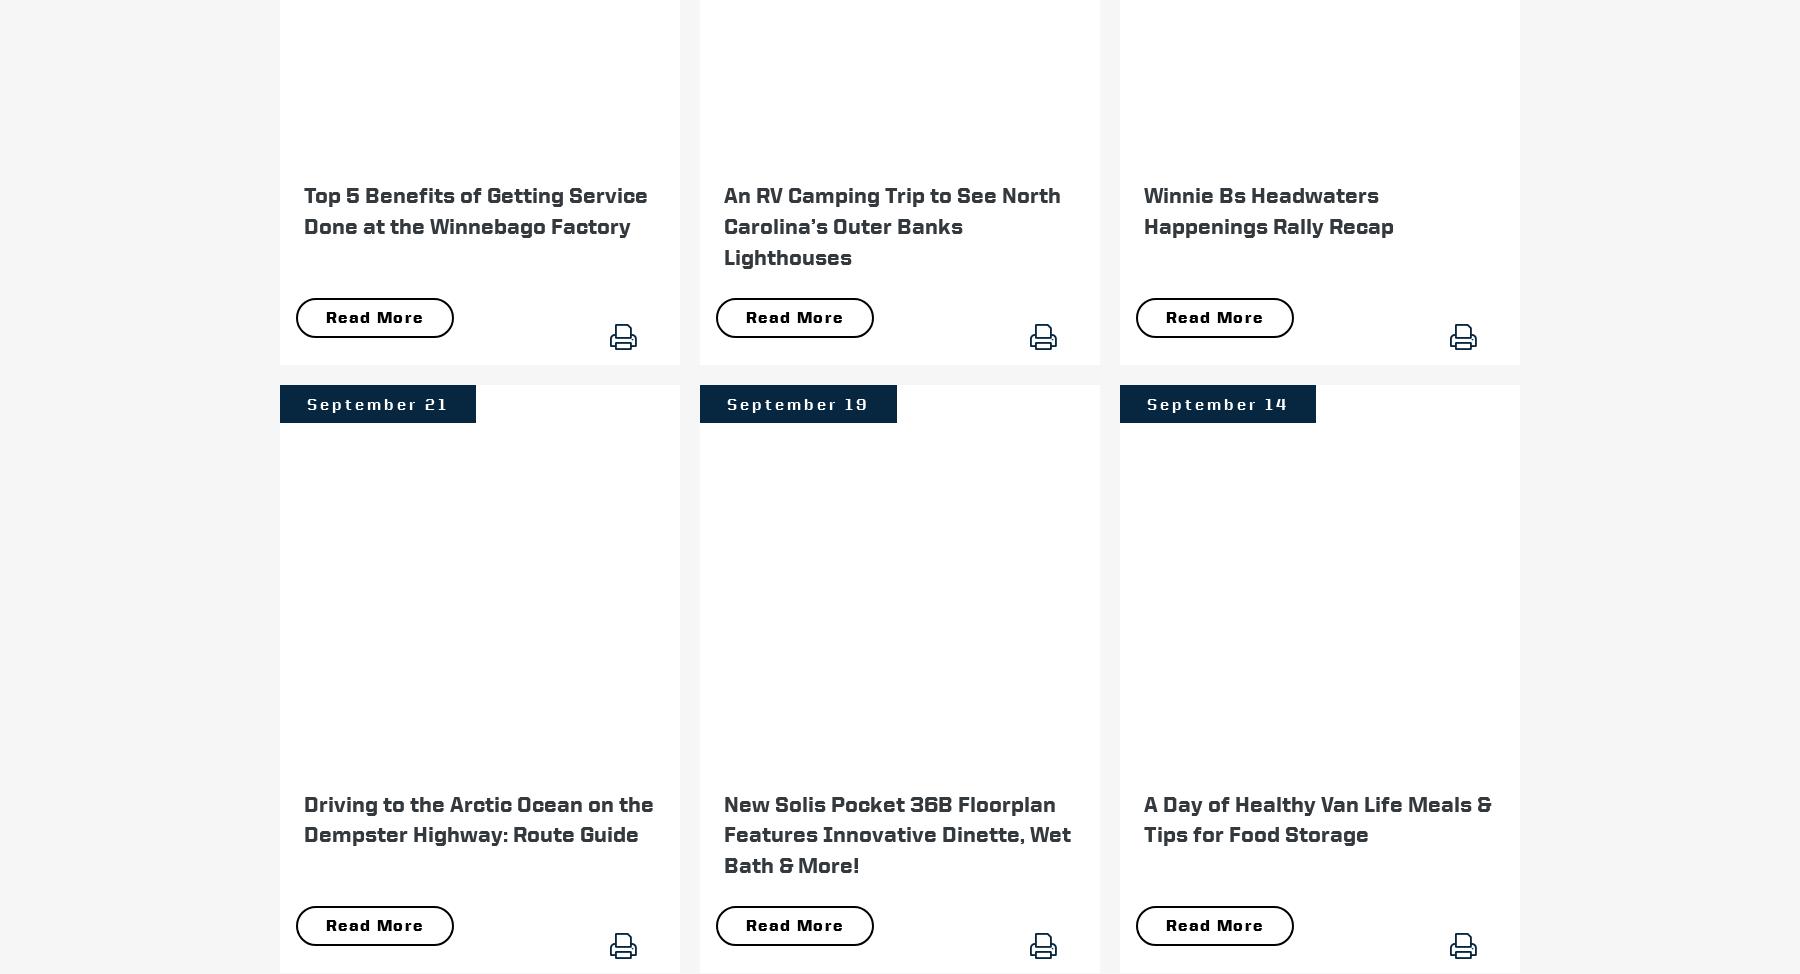 Image resolution: width=1800 pixels, height=974 pixels. What do you see at coordinates (1143, 209) in the screenshot?
I see `'Winnie Bs Headwaters Happenings Rally Recap'` at bounding box center [1143, 209].